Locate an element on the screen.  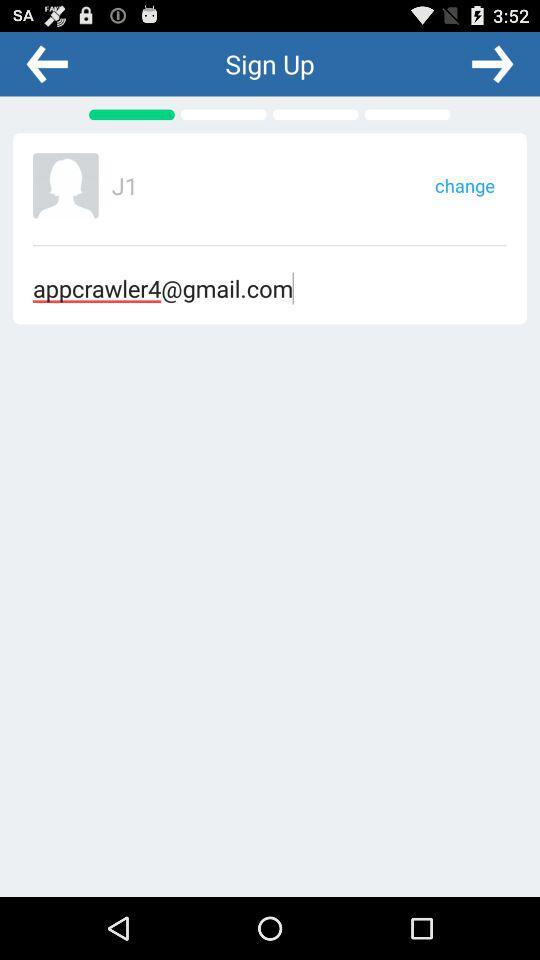
the arrow_forward icon is located at coordinates (491, 68).